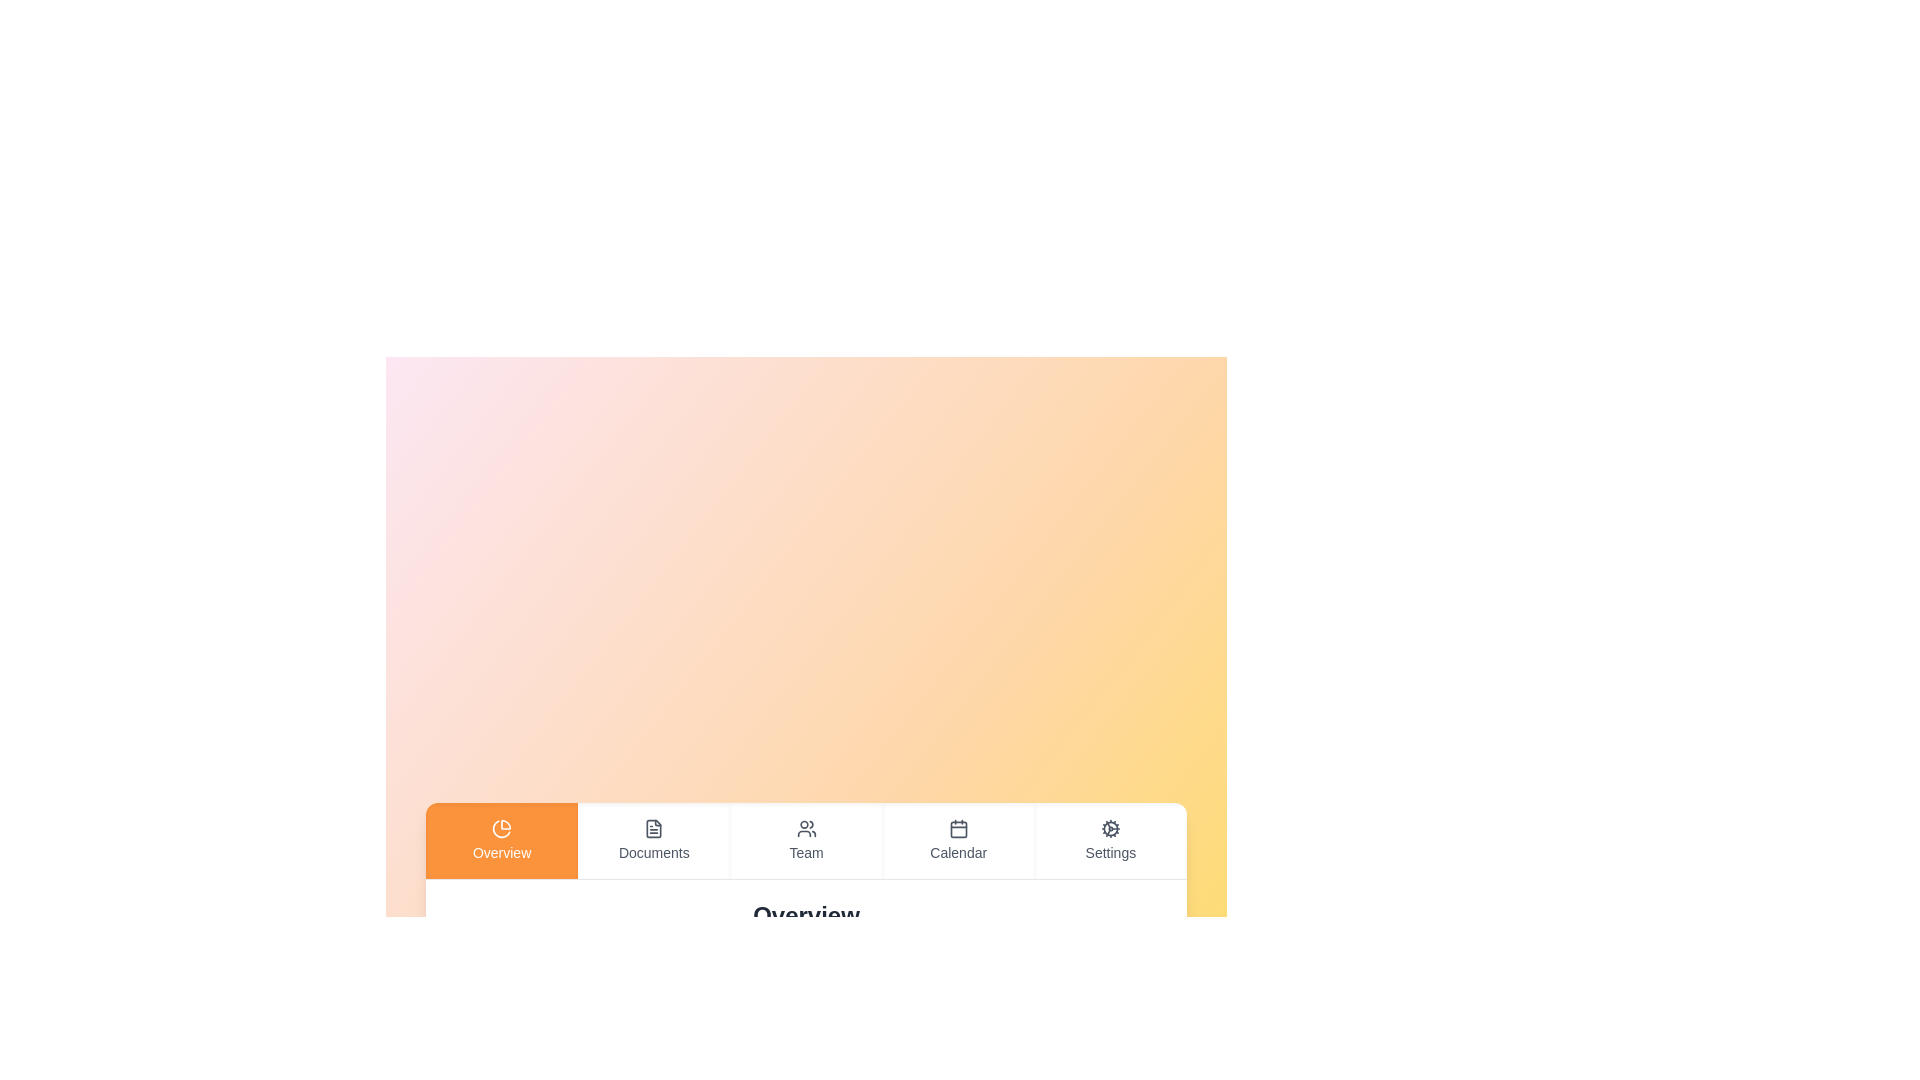 Image resolution: width=1920 pixels, height=1080 pixels. Describe the element at coordinates (957, 852) in the screenshot. I see `the text label displaying 'Calendar' in a medium weight gray sans-serif font, located below the calendar icon in the bottom navigation bar` at that location.